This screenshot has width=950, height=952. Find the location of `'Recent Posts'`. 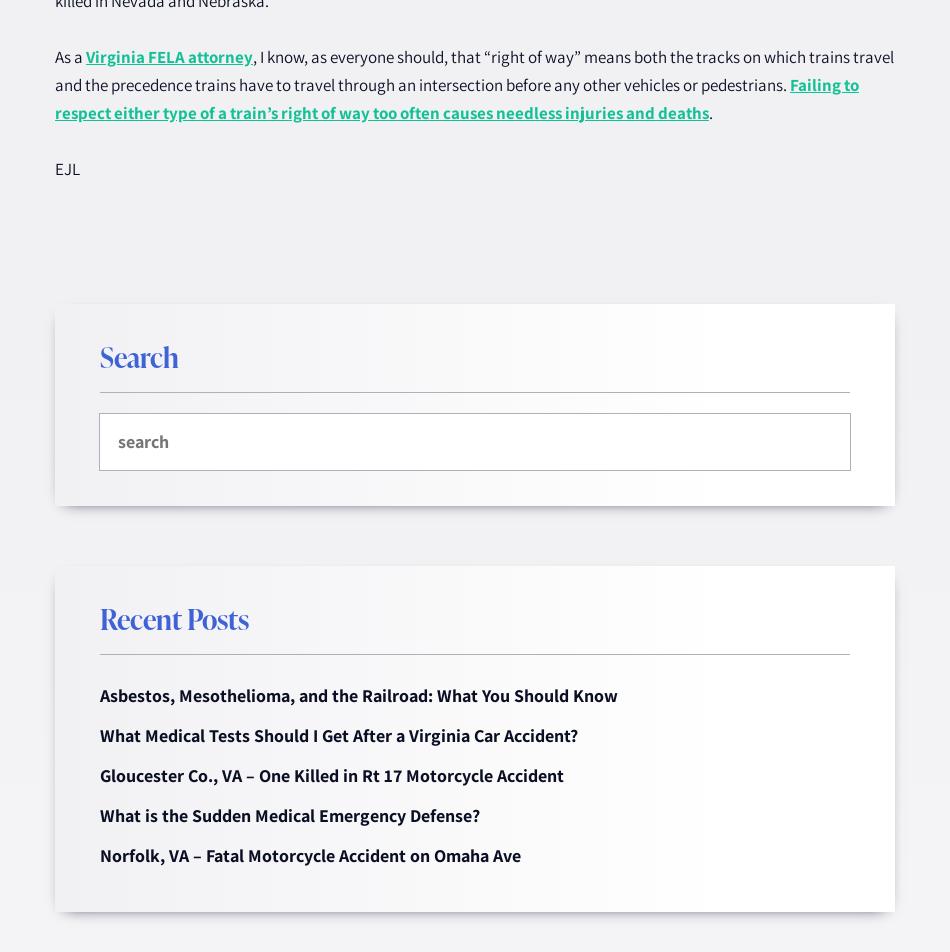

'Recent Posts' is located at coordinates (174, 618).